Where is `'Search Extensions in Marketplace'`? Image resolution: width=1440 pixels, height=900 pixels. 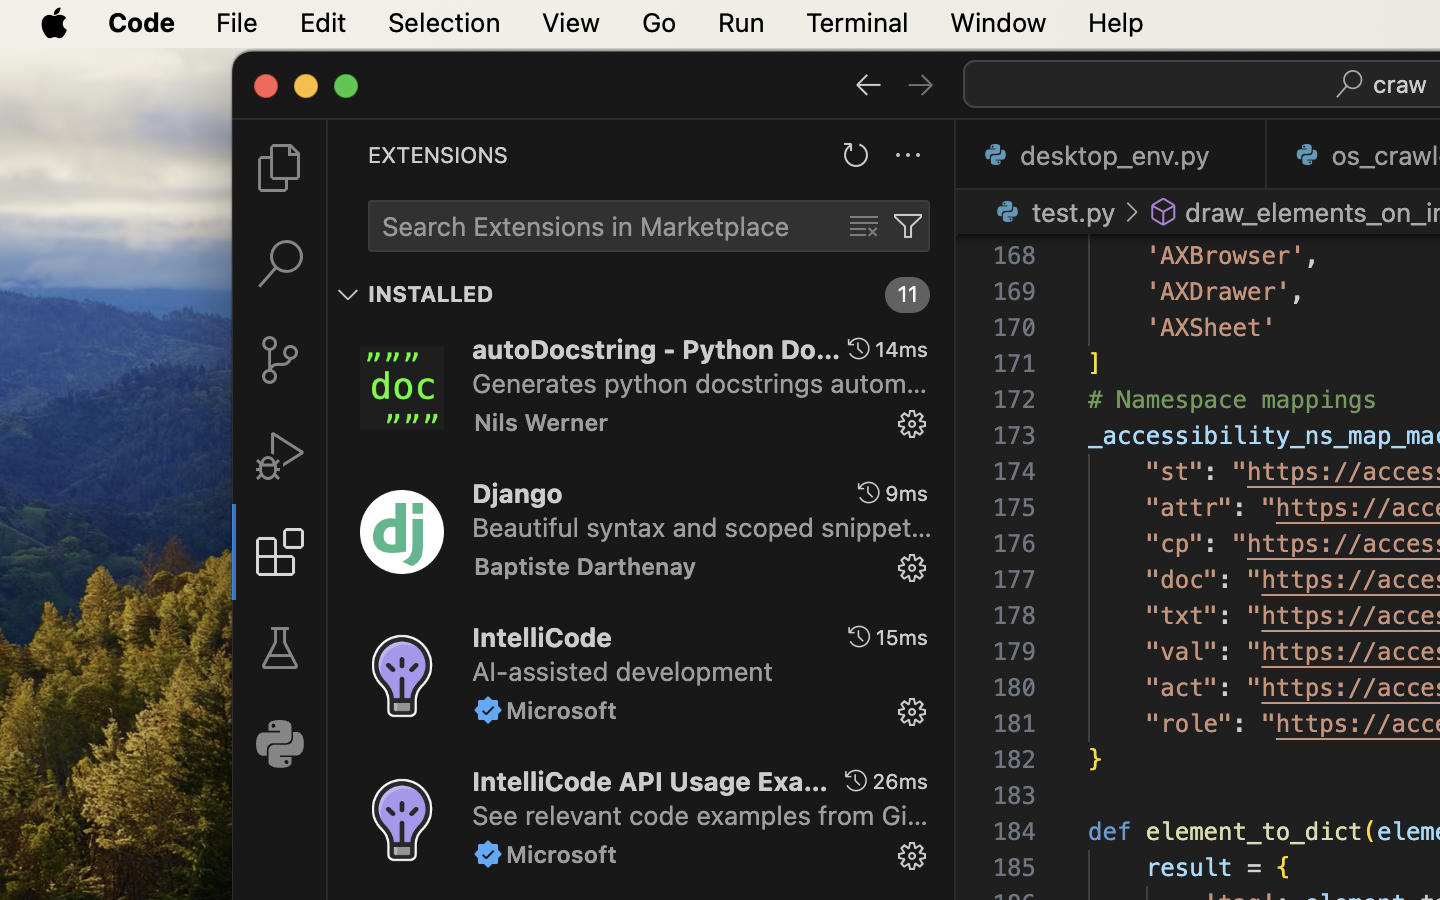
'Search Extensions in Marketplace' is located at coordinates (585, 225).